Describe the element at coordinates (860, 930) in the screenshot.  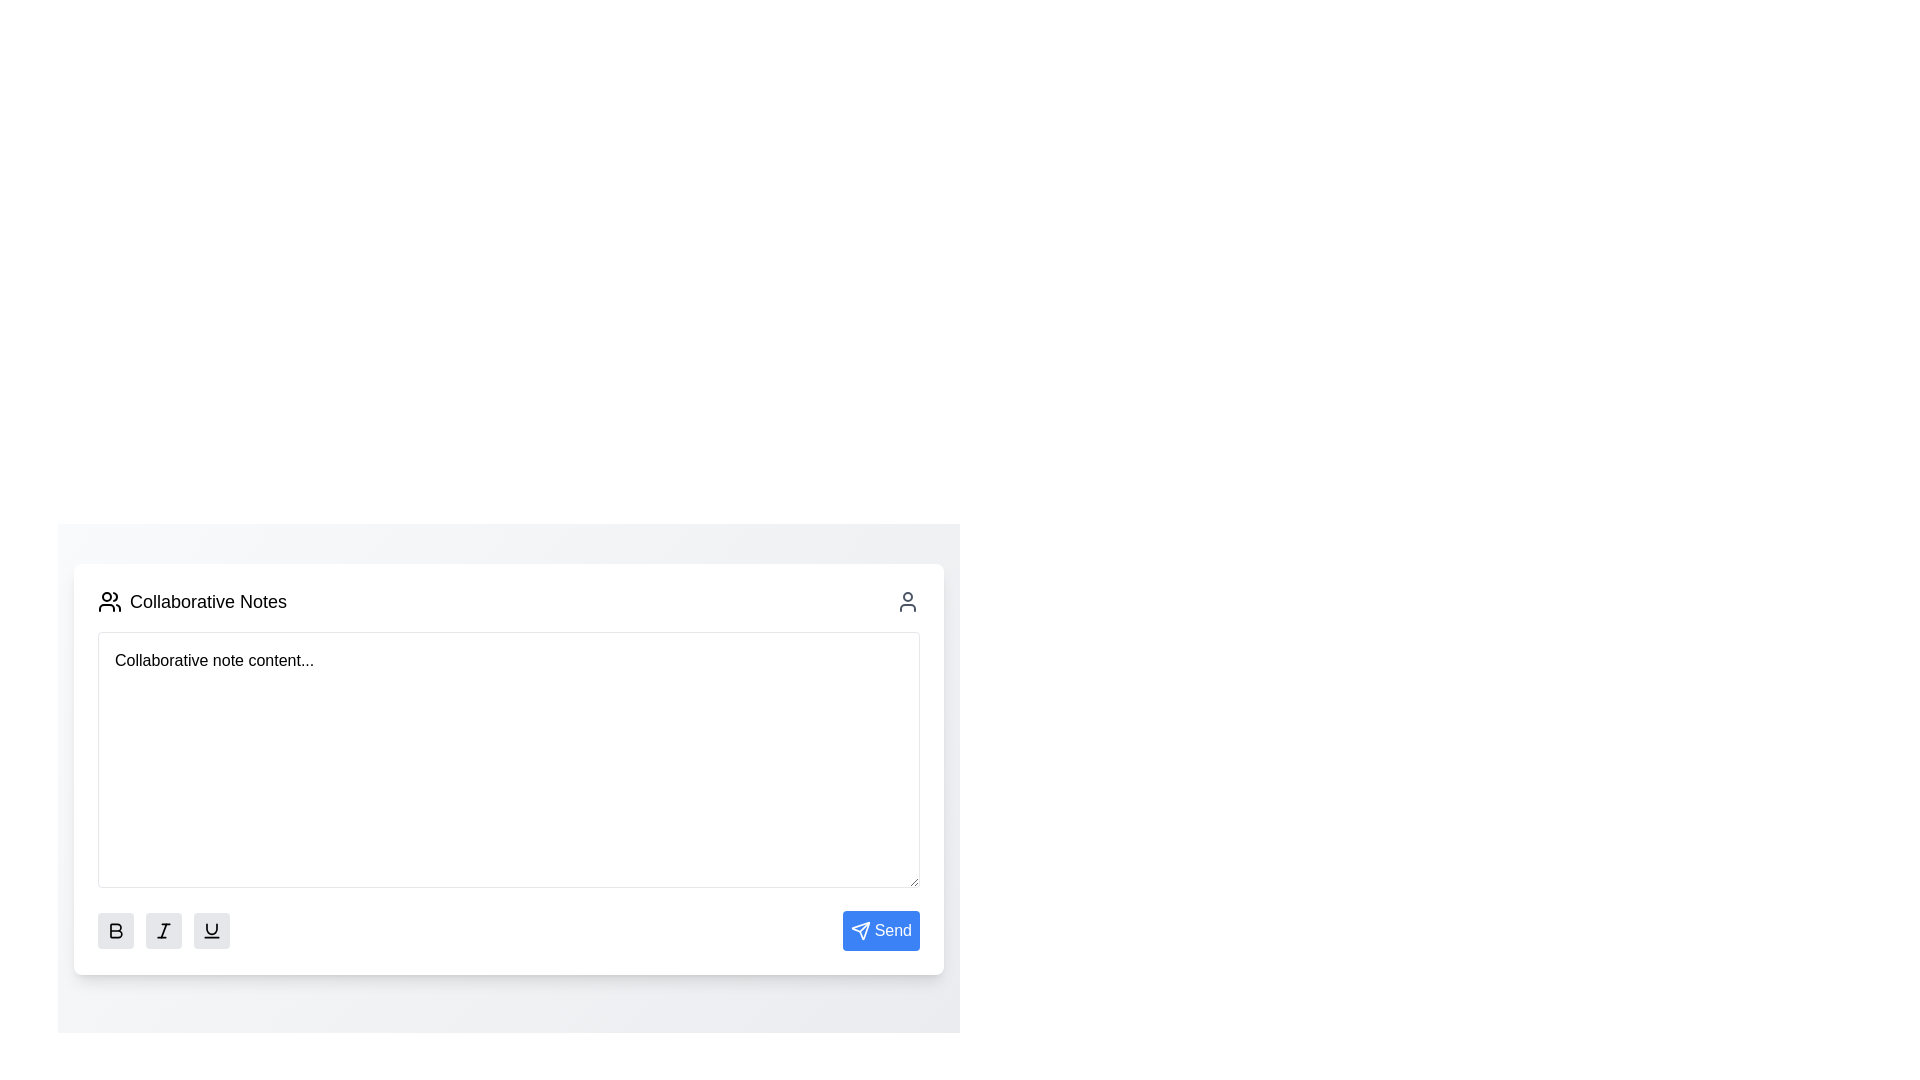
I see `the send icon located at the bottom-right corner of the collaborative note-taking interface` at that location.